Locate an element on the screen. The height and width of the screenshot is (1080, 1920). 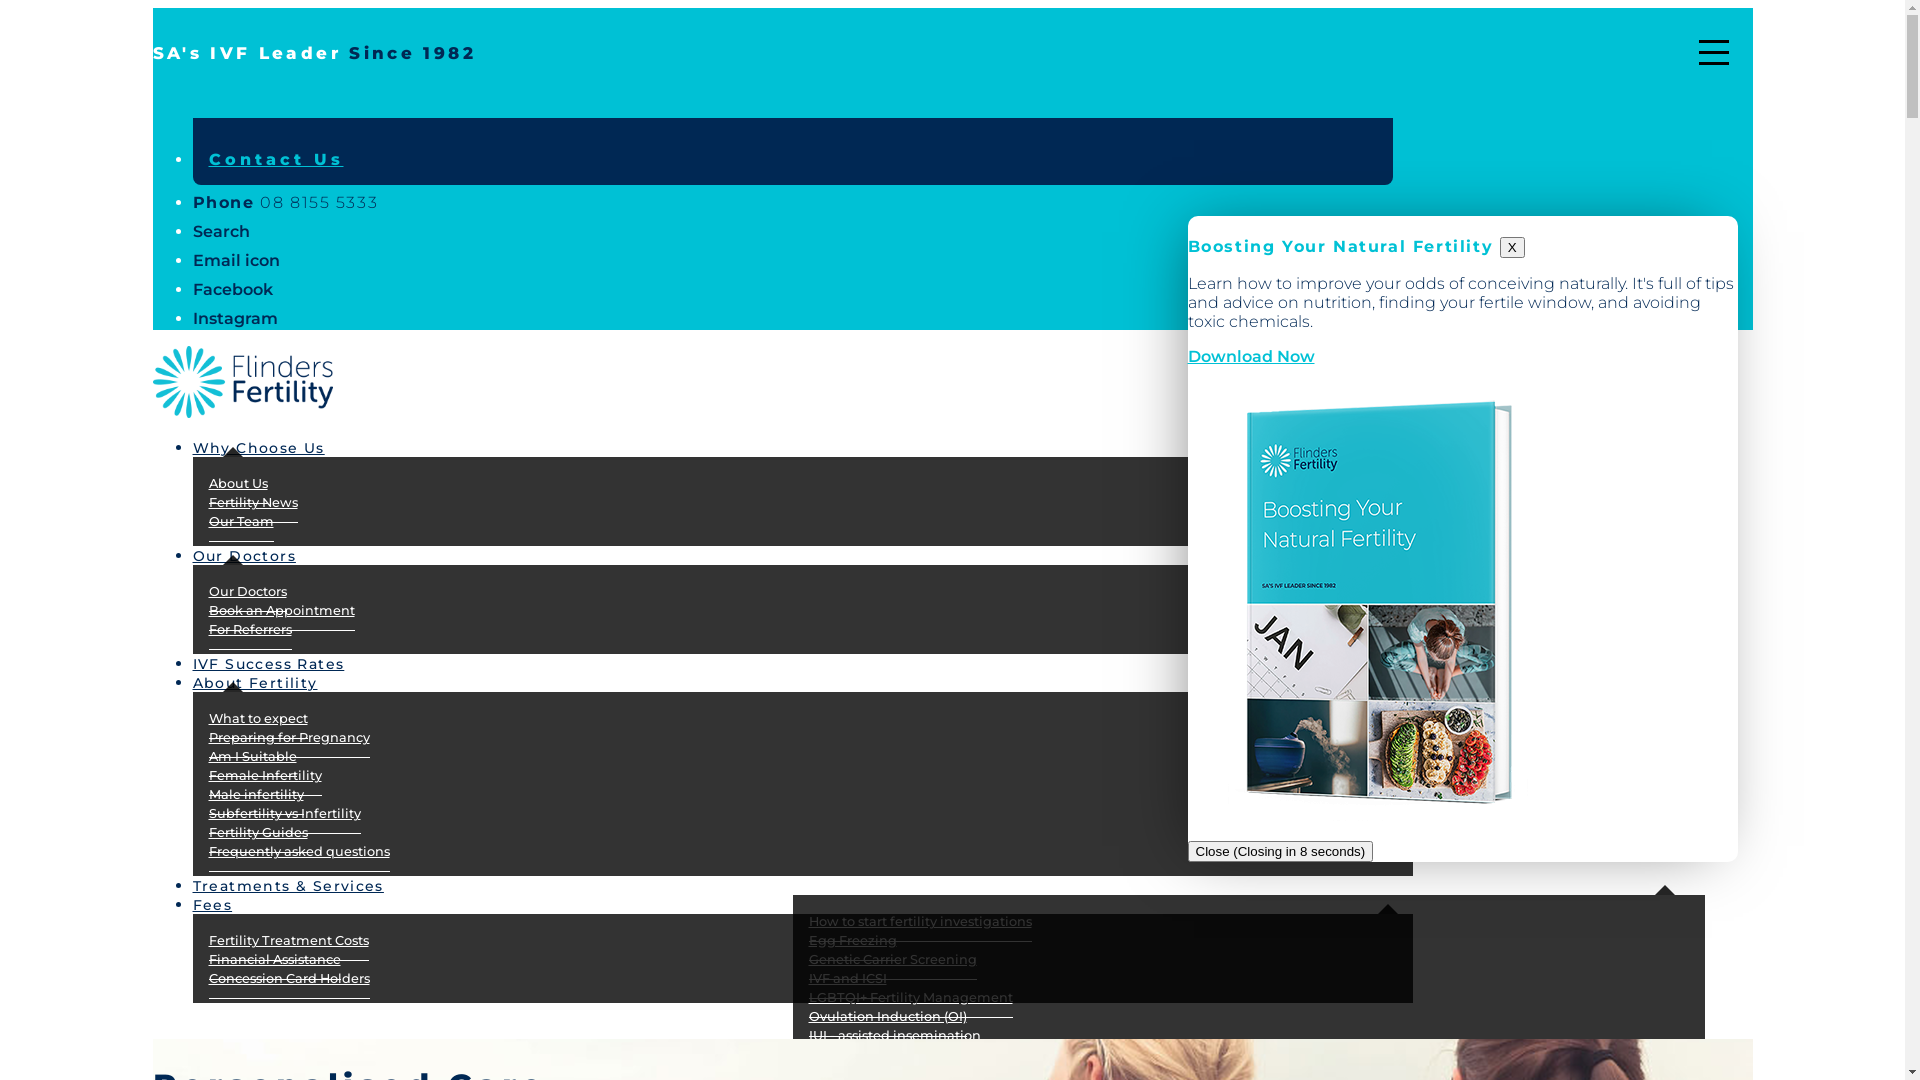
'Fertility Treatment Costs' is located at coordinates (287, 941).